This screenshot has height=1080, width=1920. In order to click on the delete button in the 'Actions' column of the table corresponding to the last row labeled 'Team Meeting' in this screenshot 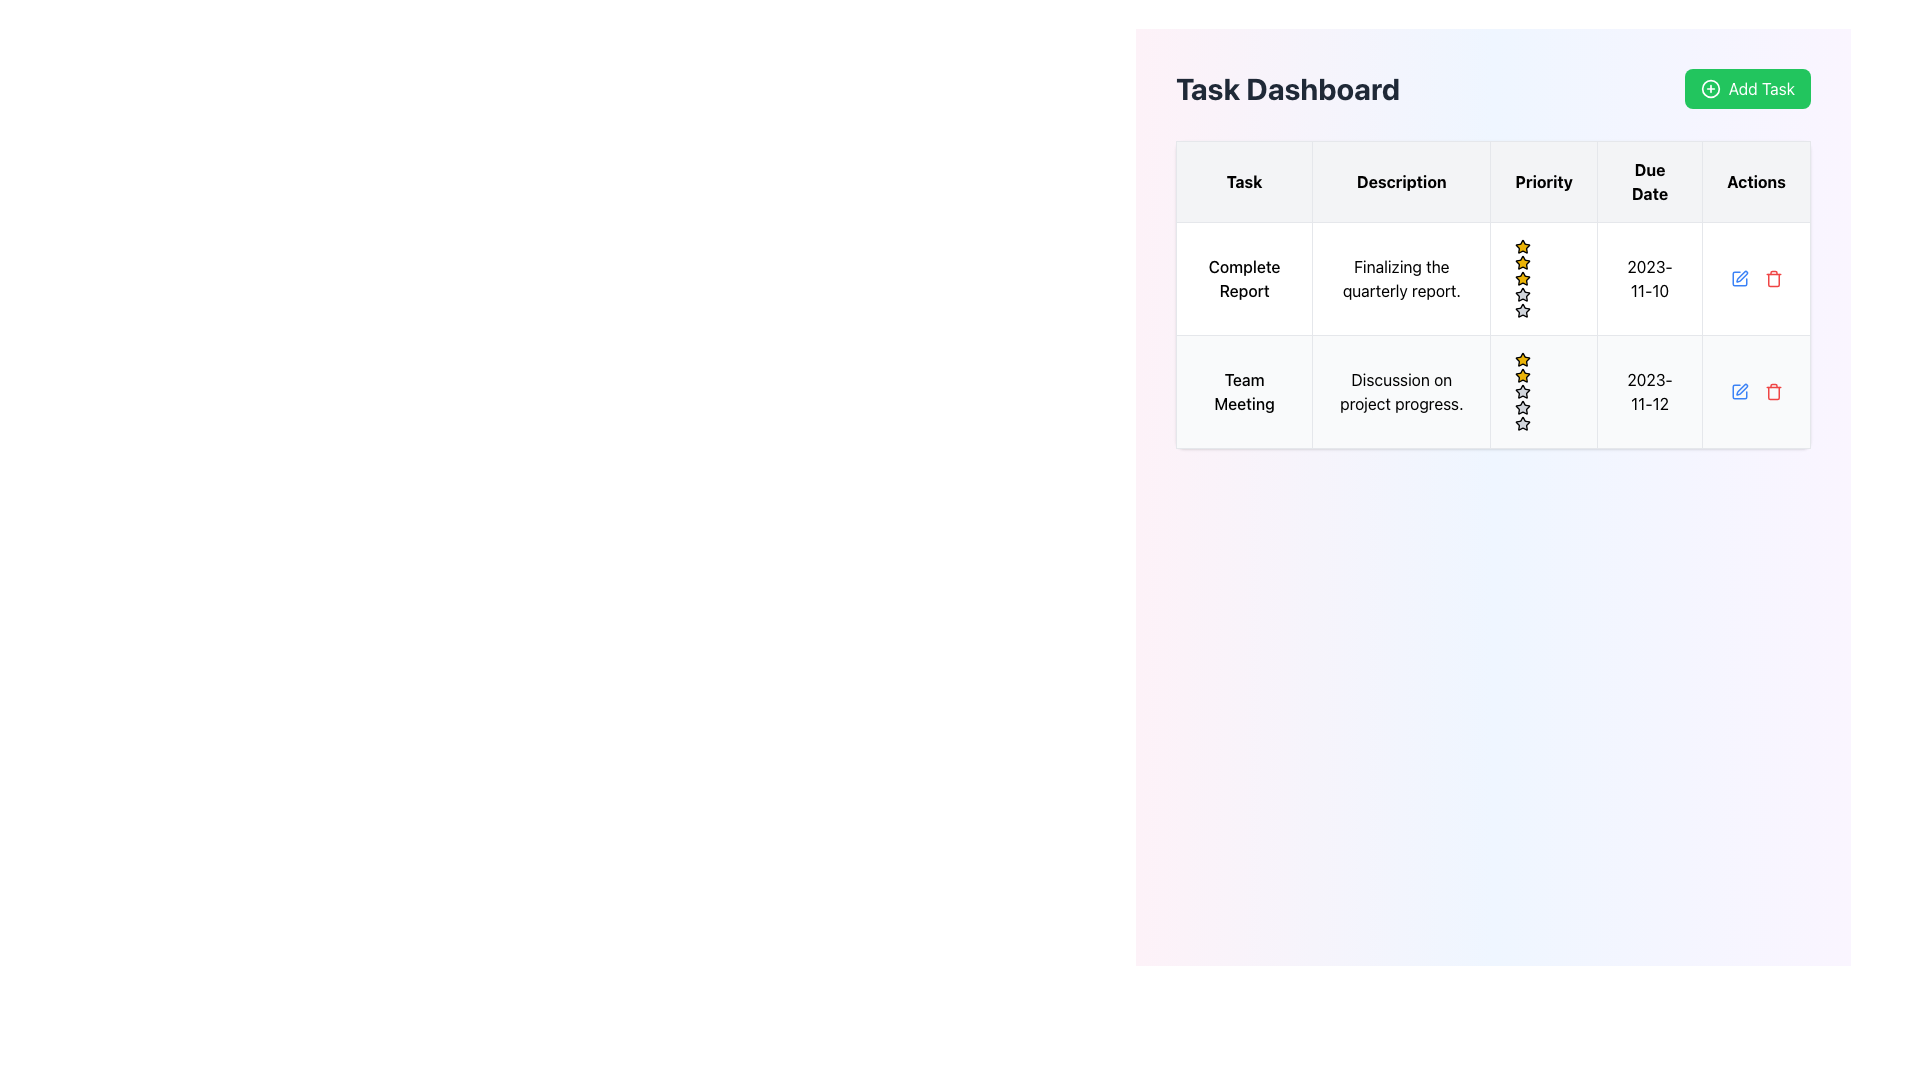, I will do `click(1773, 392)`.